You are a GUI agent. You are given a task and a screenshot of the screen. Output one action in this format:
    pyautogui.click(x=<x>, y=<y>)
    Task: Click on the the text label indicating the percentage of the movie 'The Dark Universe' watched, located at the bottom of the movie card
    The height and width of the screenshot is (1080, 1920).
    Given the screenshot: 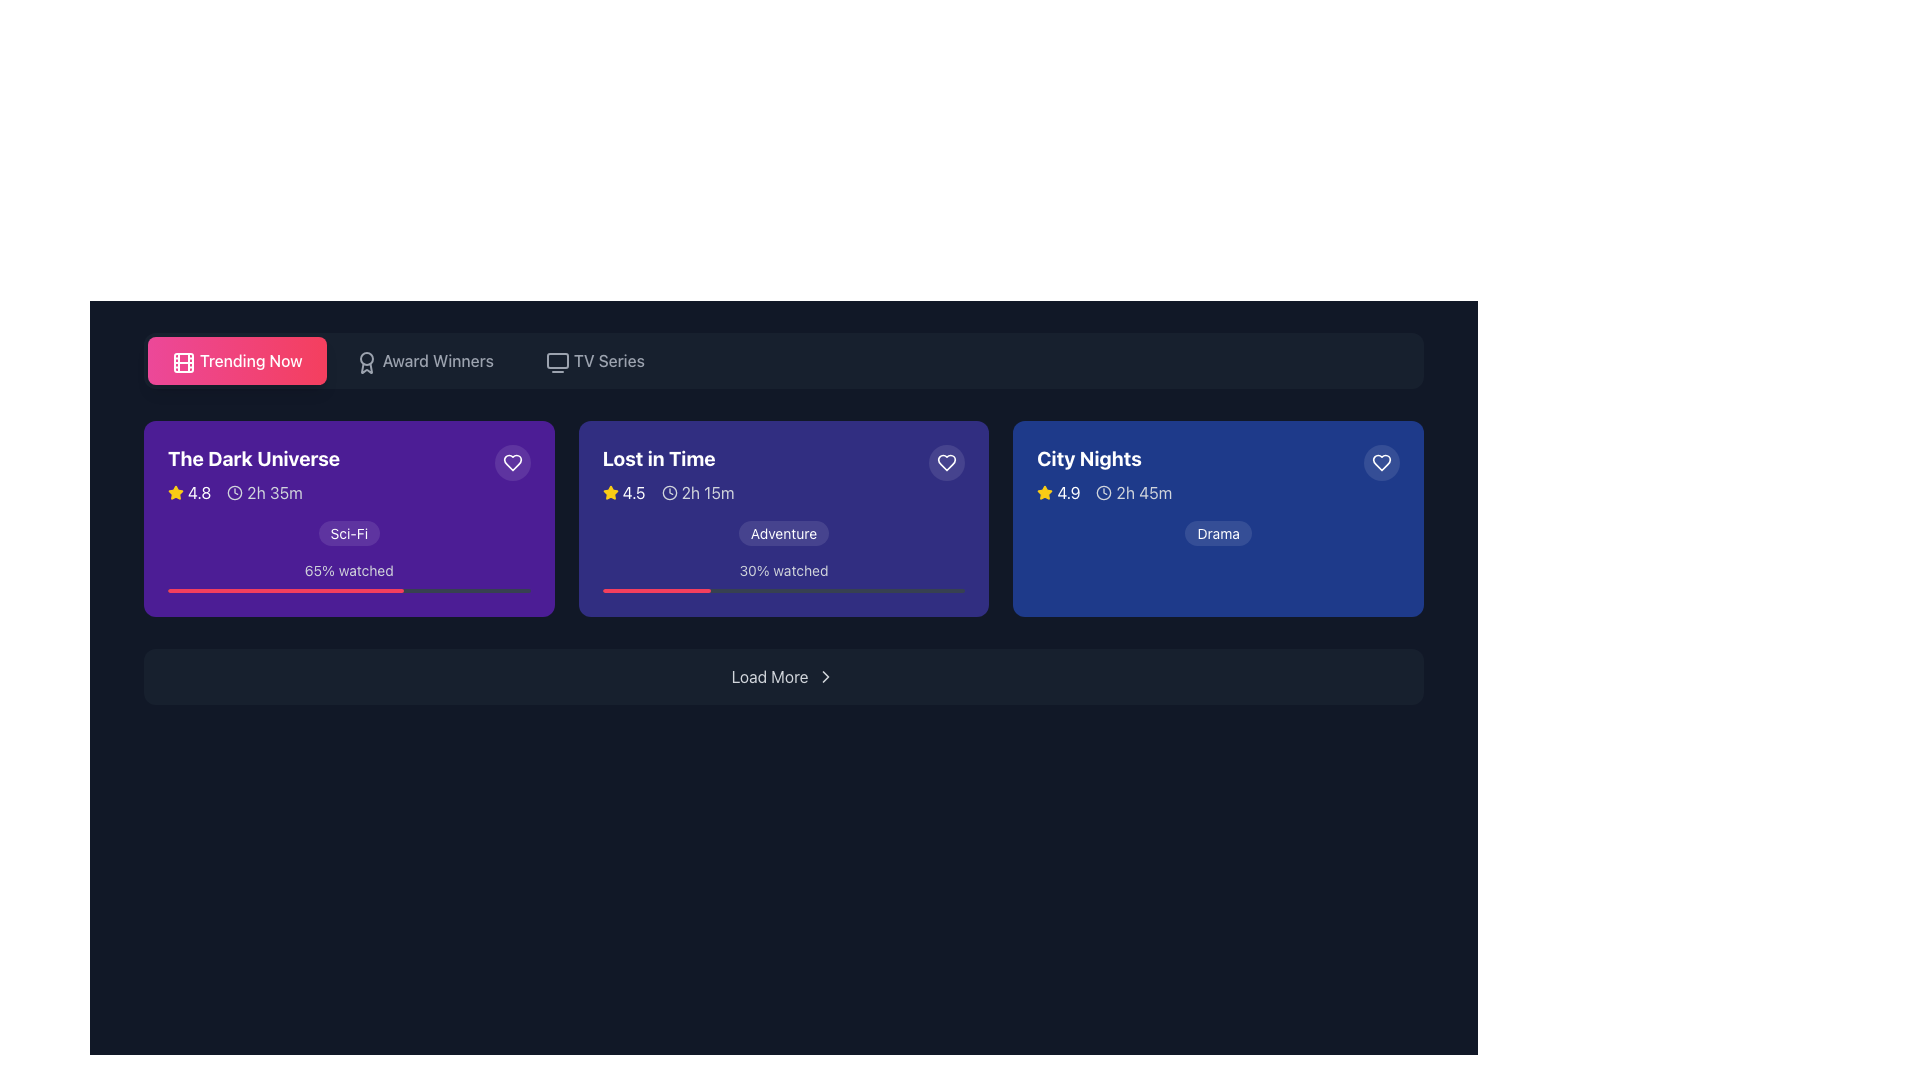 What is the action you would take?
    pyautogui.click(x=349, y=570)
    